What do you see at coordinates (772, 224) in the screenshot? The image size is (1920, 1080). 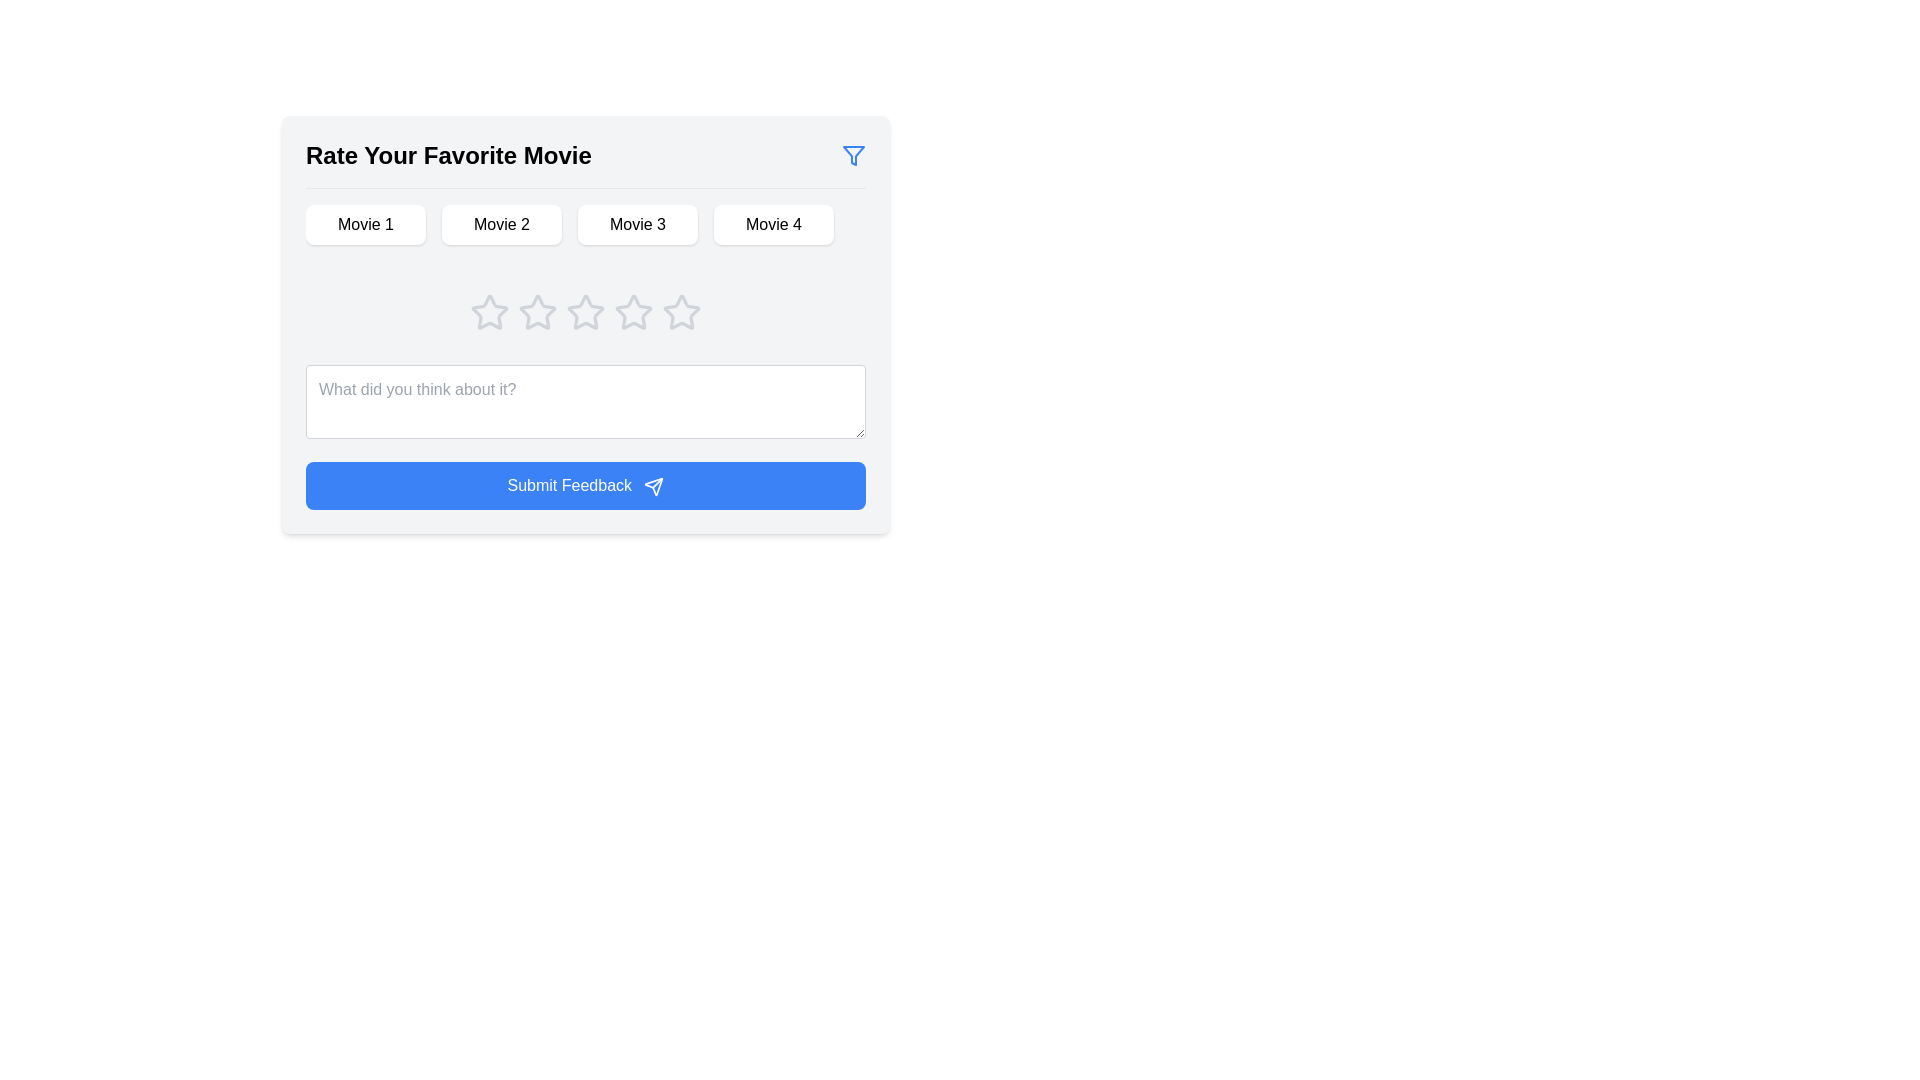 I see `the button labeled 'Movie 4' which is the last in a horizontal sequence of four similar buttons` at bounding box center [772, 224].